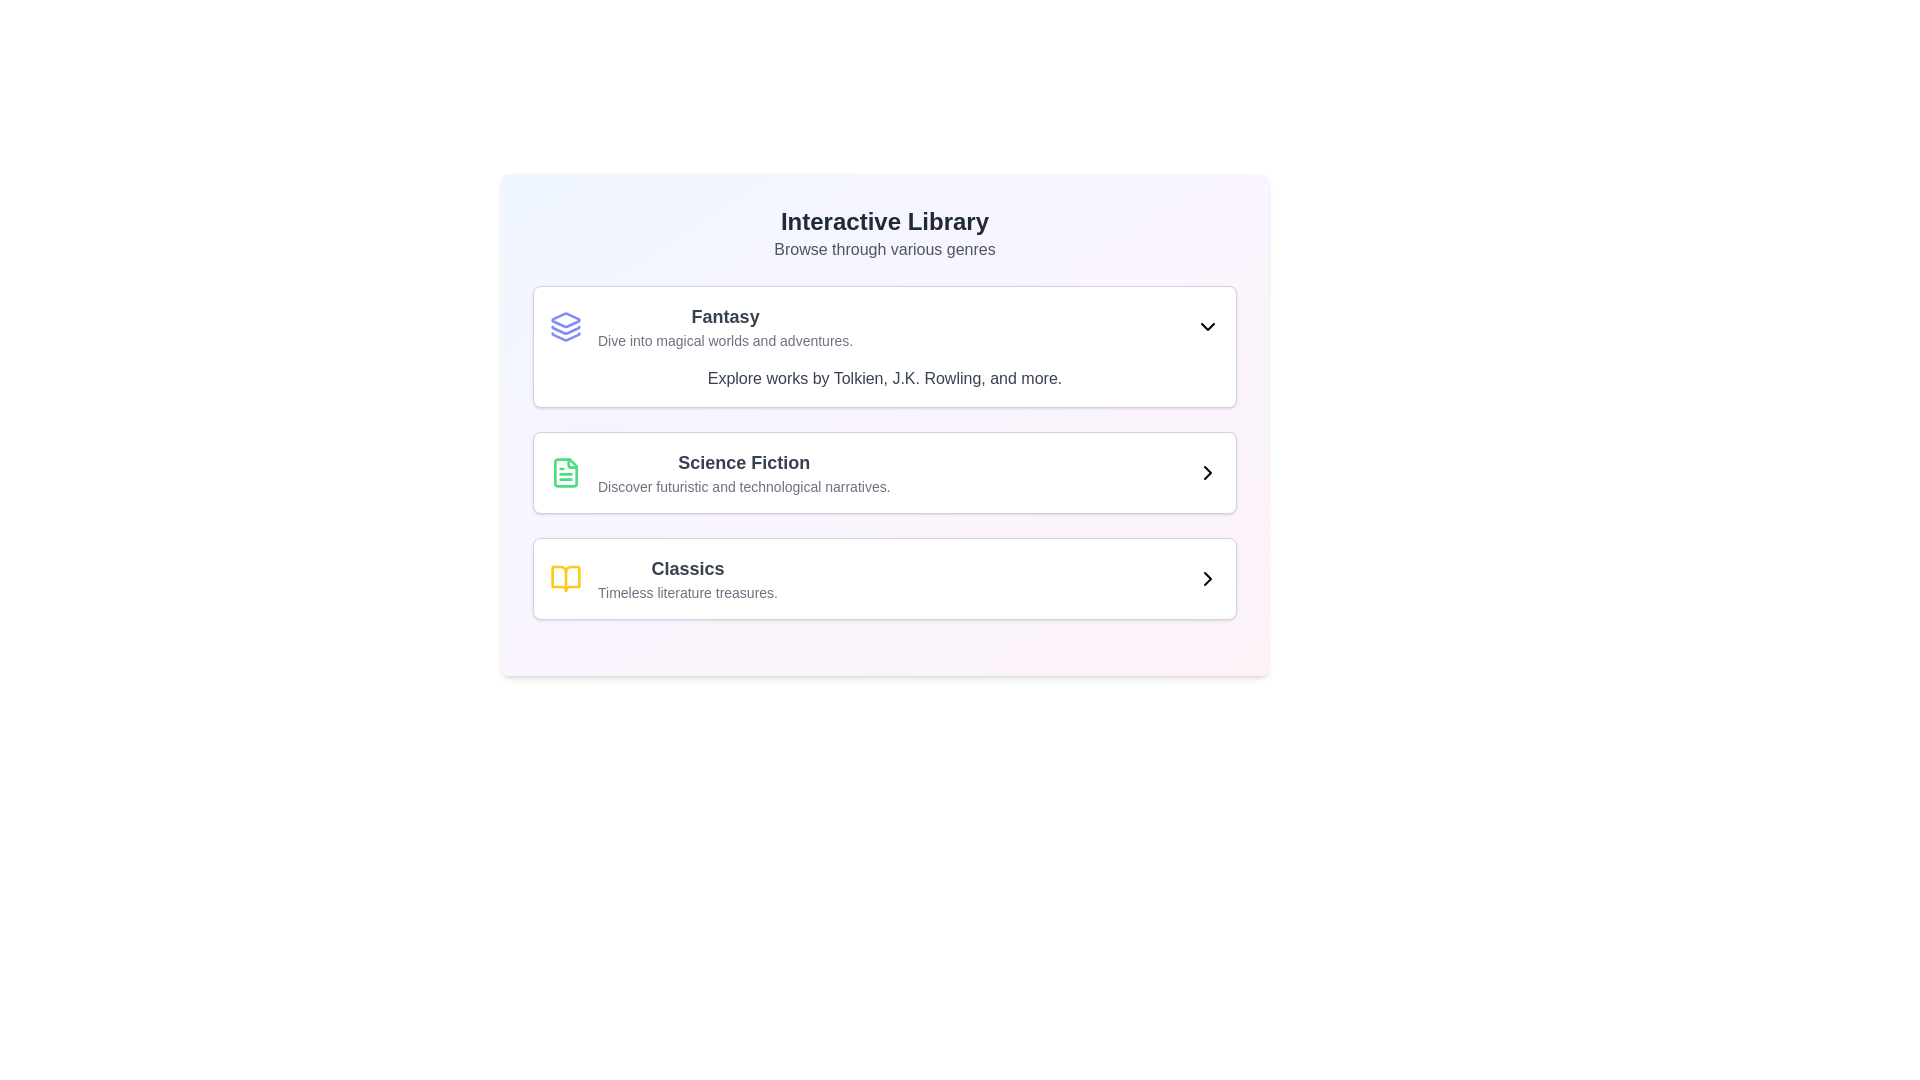 This screenshot has width=1920, height=1080. I want to click on the green document icon located to the left of the 'Science Fiction' genre label, so click(565, 473).